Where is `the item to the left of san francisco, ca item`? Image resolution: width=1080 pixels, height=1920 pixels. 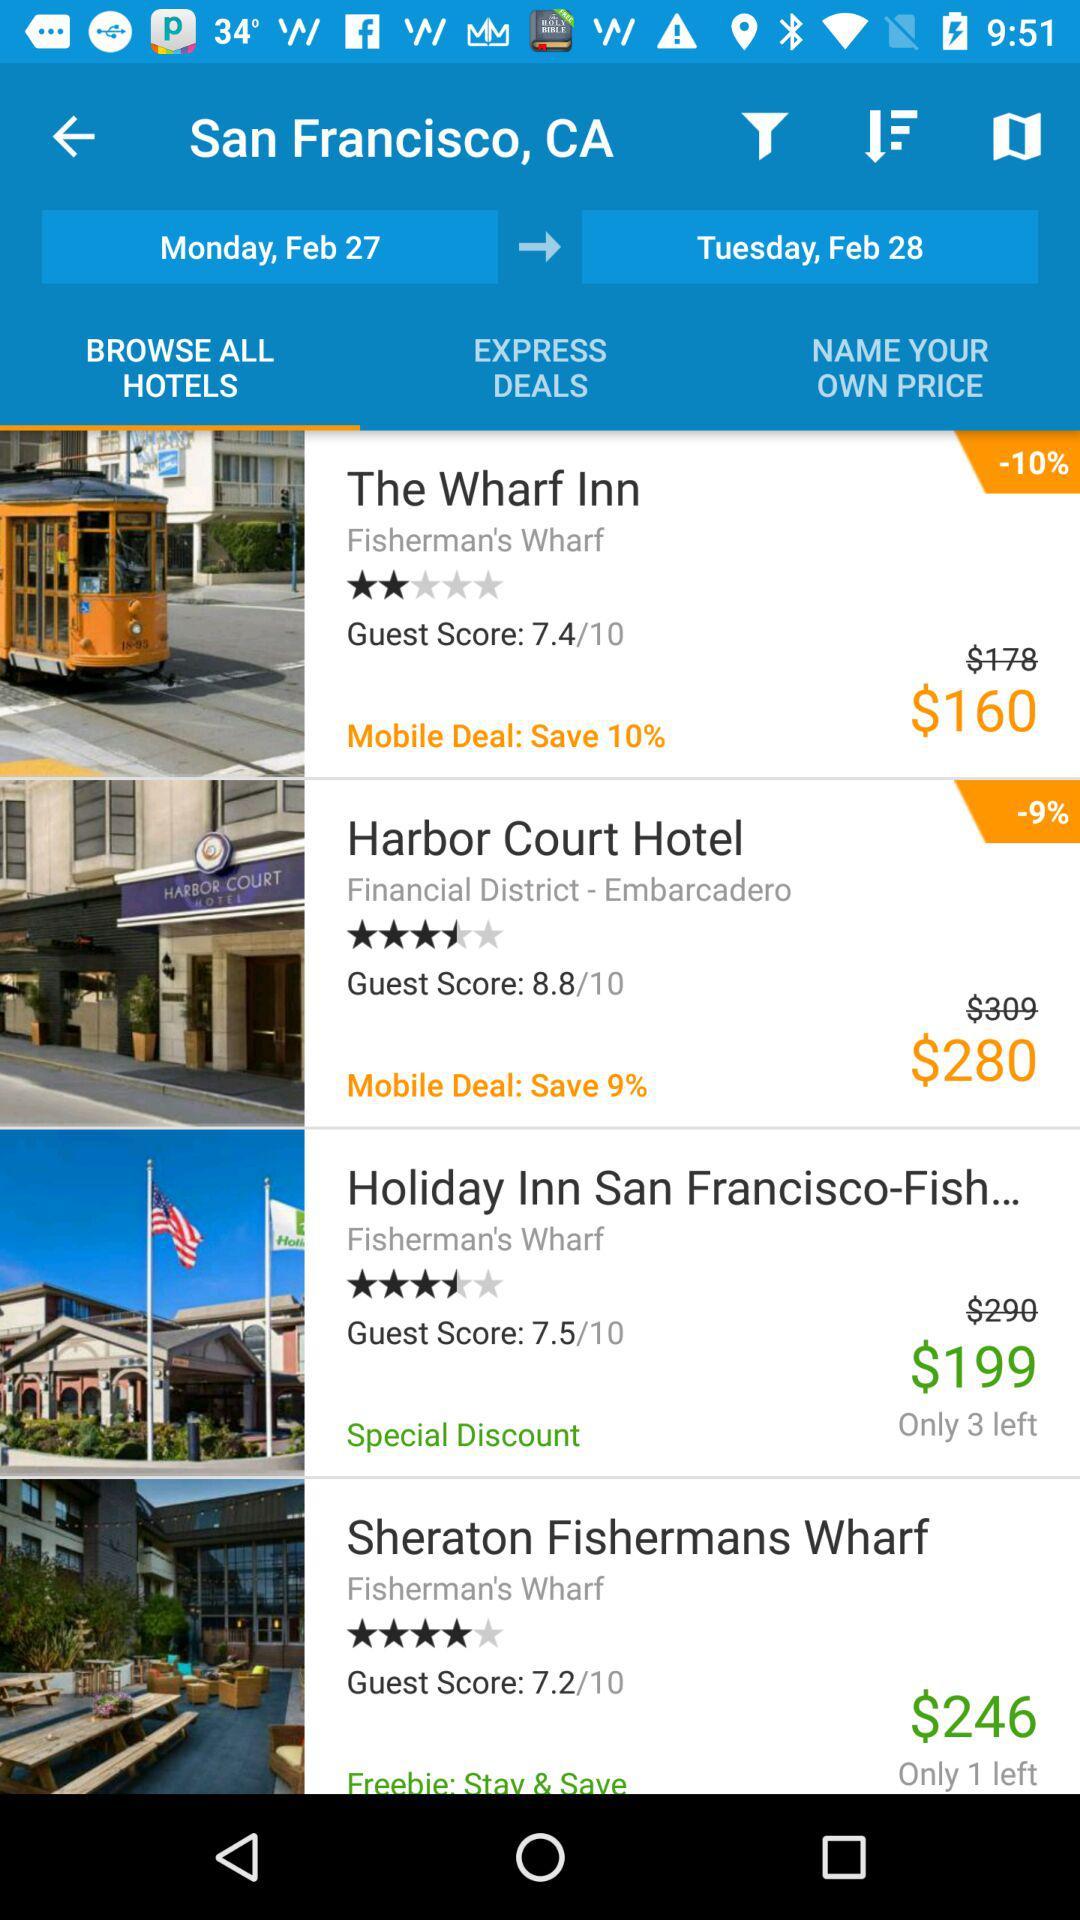
the item to the left of san francisco, ca item is located at coordinates (72, 135).